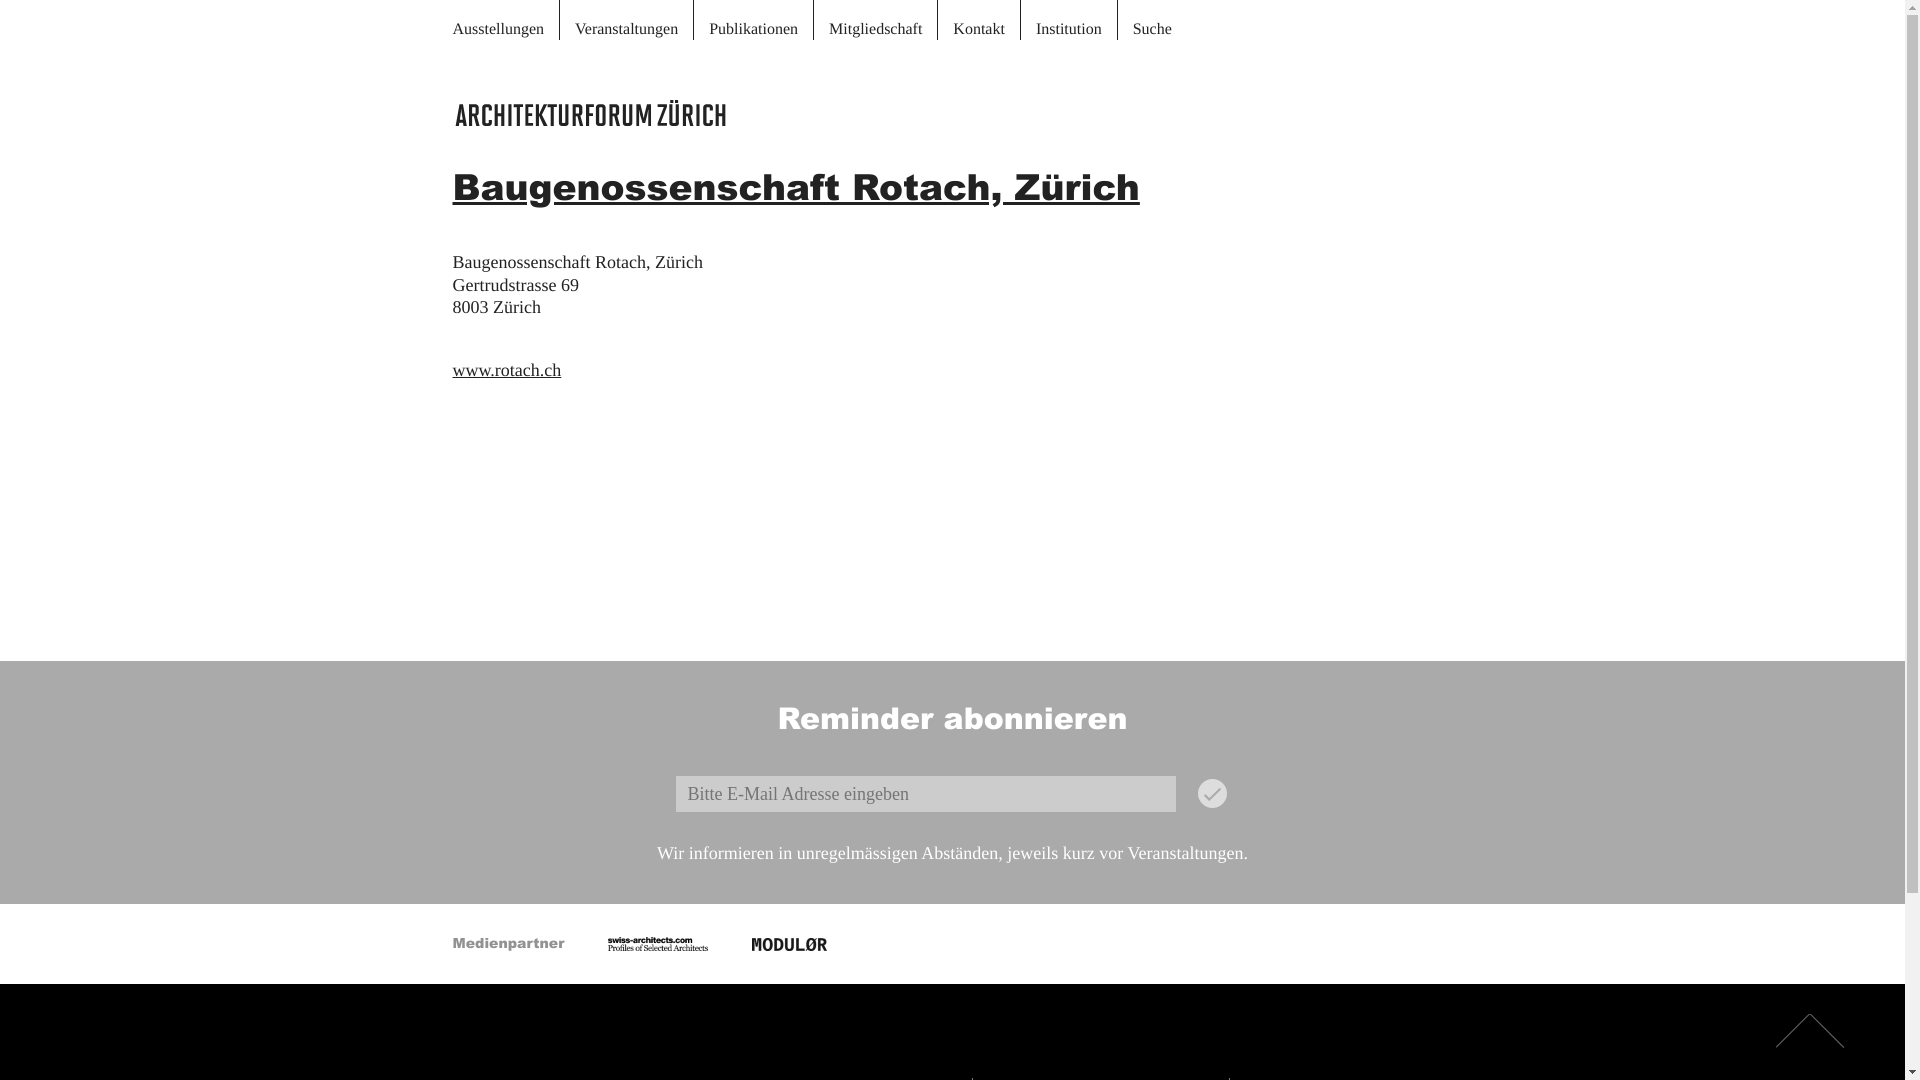 Image resolution: width=1920 pixels, height=1080 pixels. What do you see at coordinates (1152, 19) in the screenshot?
I see `'Suche'` at bounding box center [1152, 19].